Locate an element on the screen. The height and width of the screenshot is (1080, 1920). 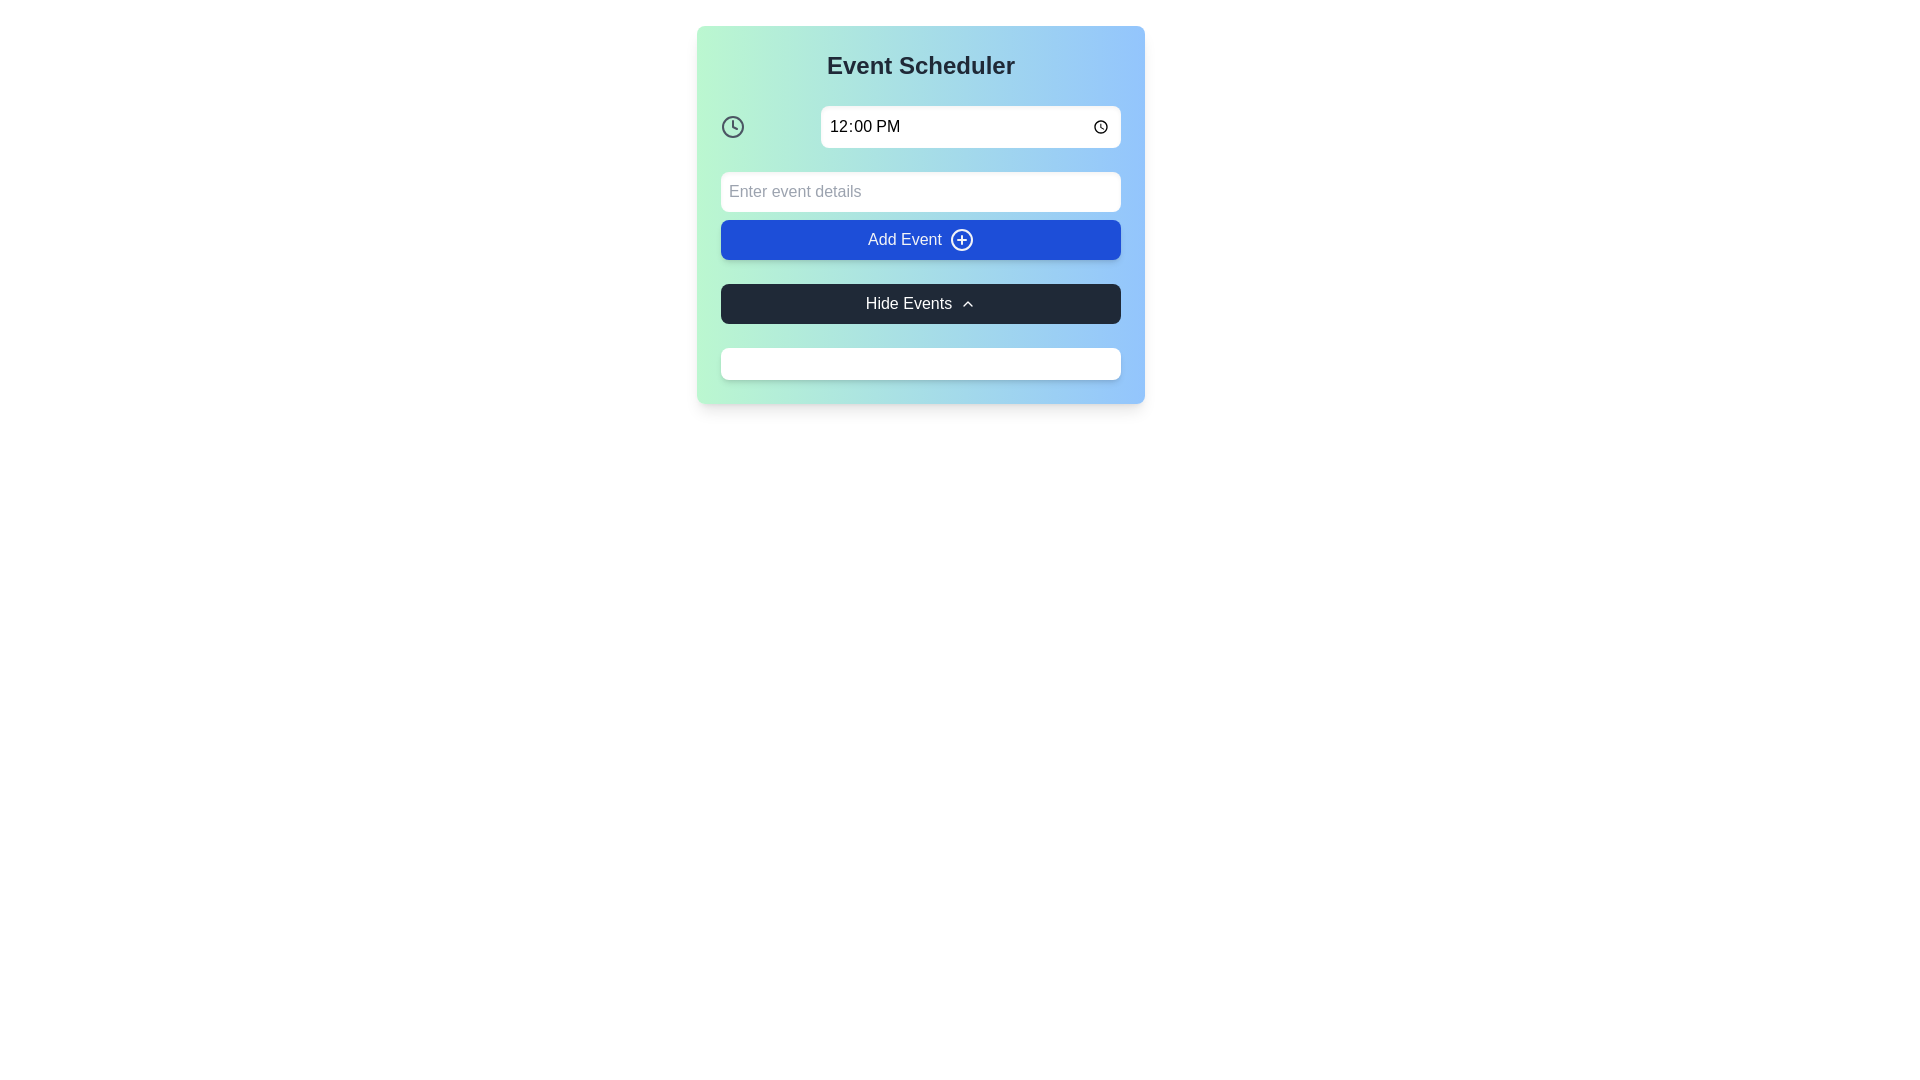
the 'Add Event' button located below the input field with placeholder text 'Enter event details' is located at coordinates (920, 216).